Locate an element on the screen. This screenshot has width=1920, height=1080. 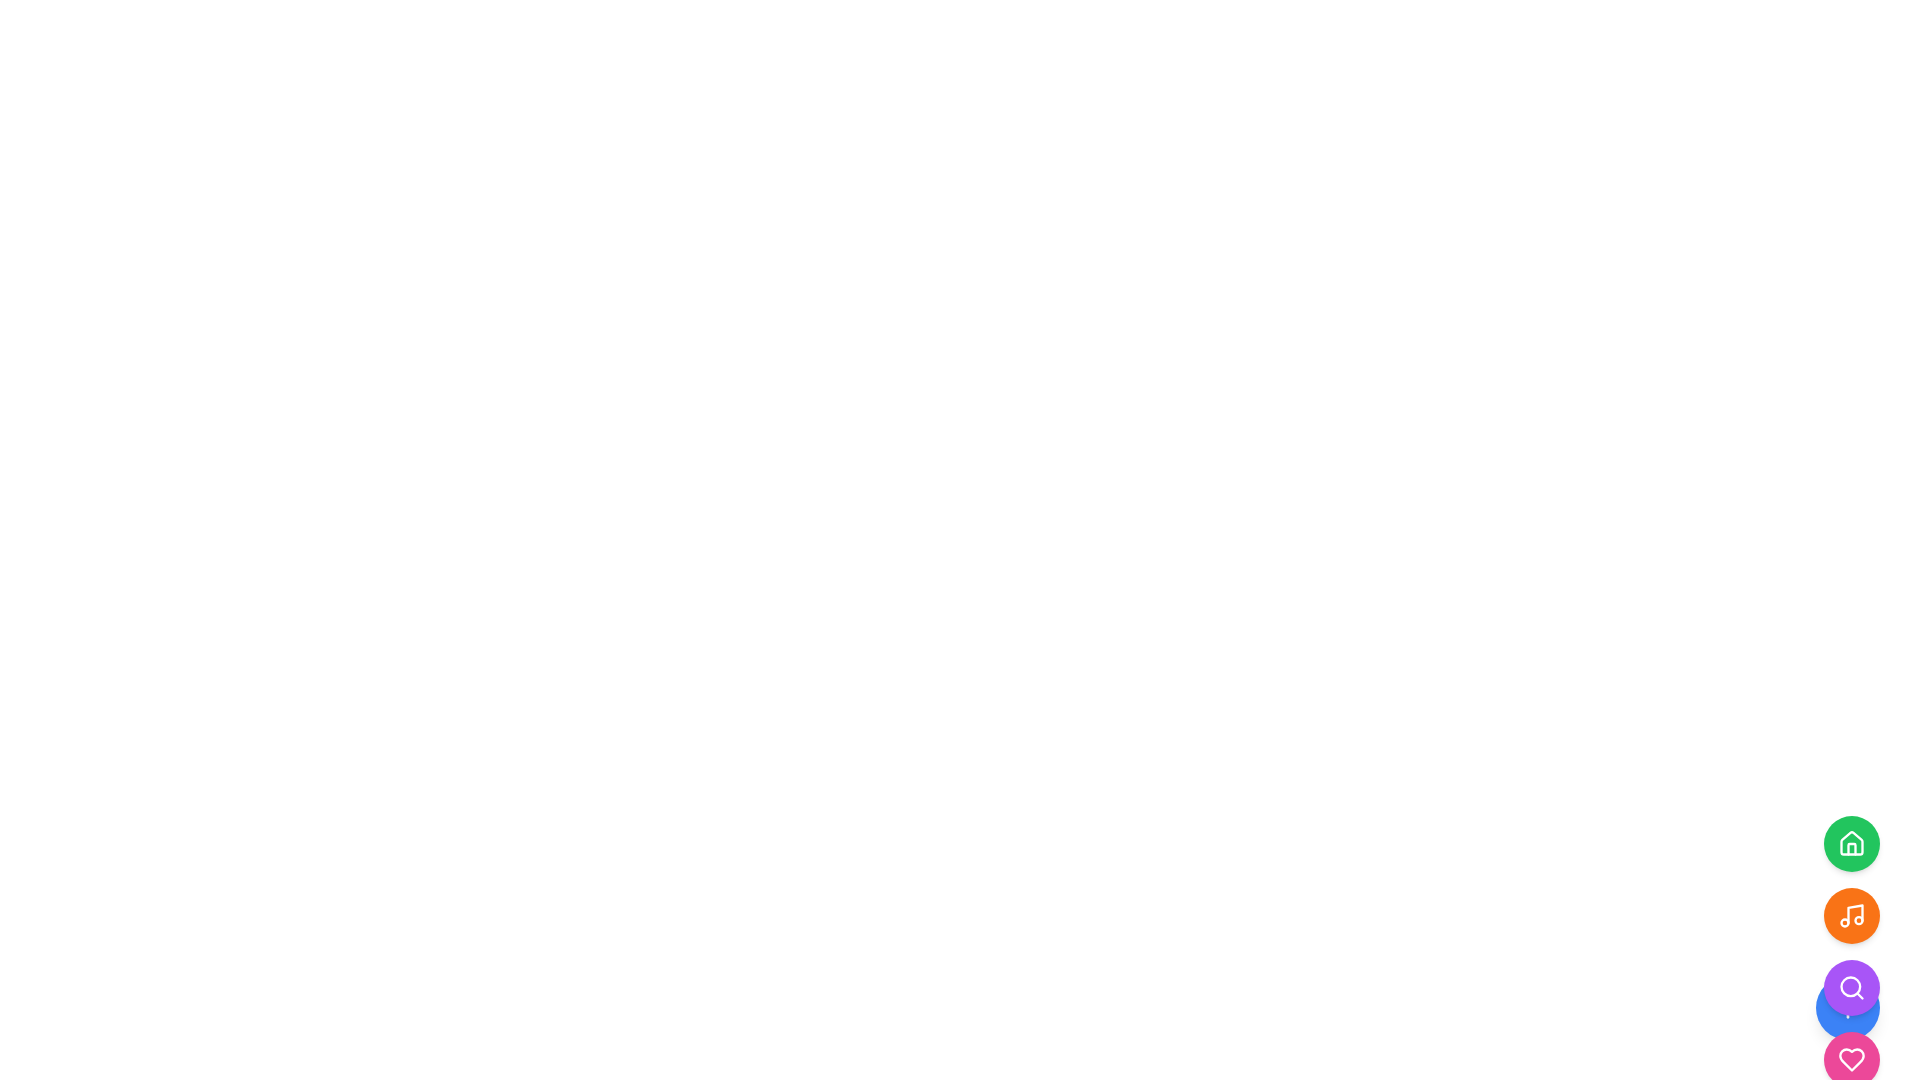
the circular SVG element that is part of a magnifying glass icon, located near the bottom right corner of the interface is located at coordinates (1849, 985).